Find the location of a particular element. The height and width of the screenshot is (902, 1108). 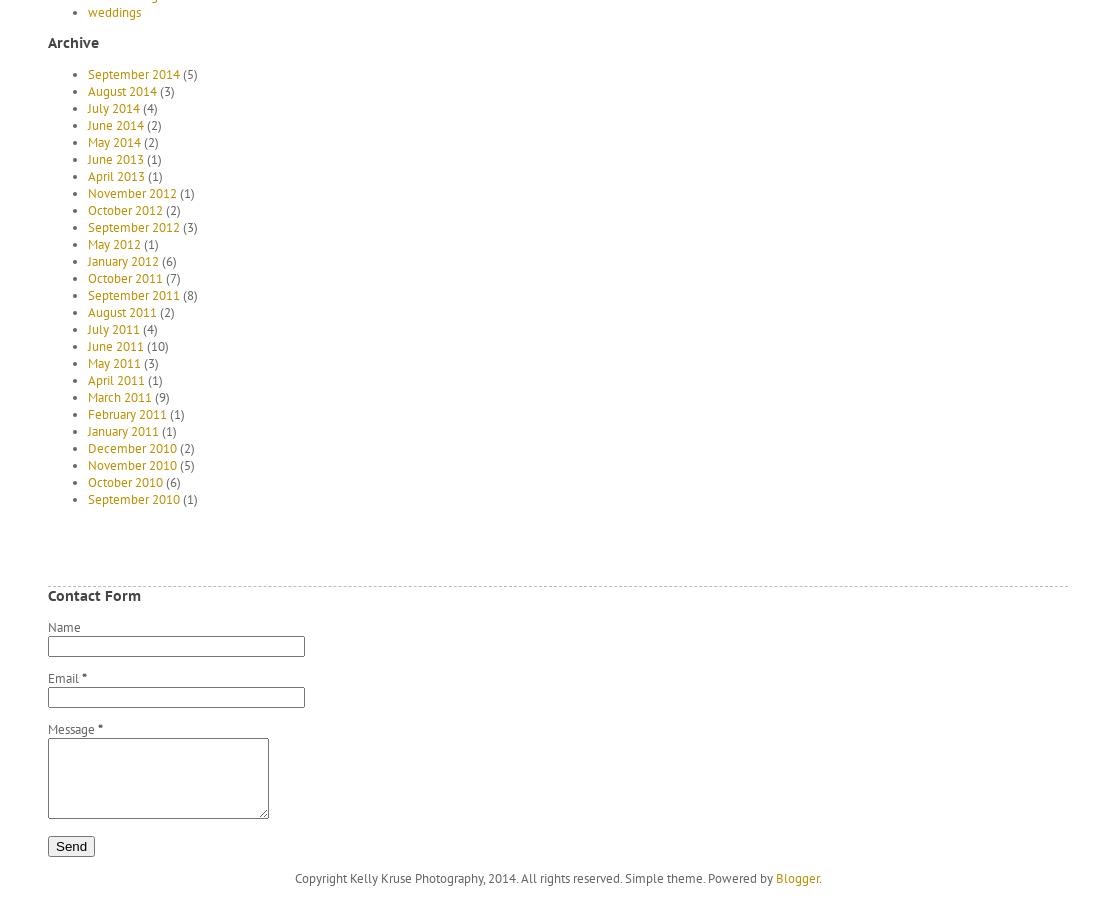

'May 2012' is located at coordinates (114, 243).